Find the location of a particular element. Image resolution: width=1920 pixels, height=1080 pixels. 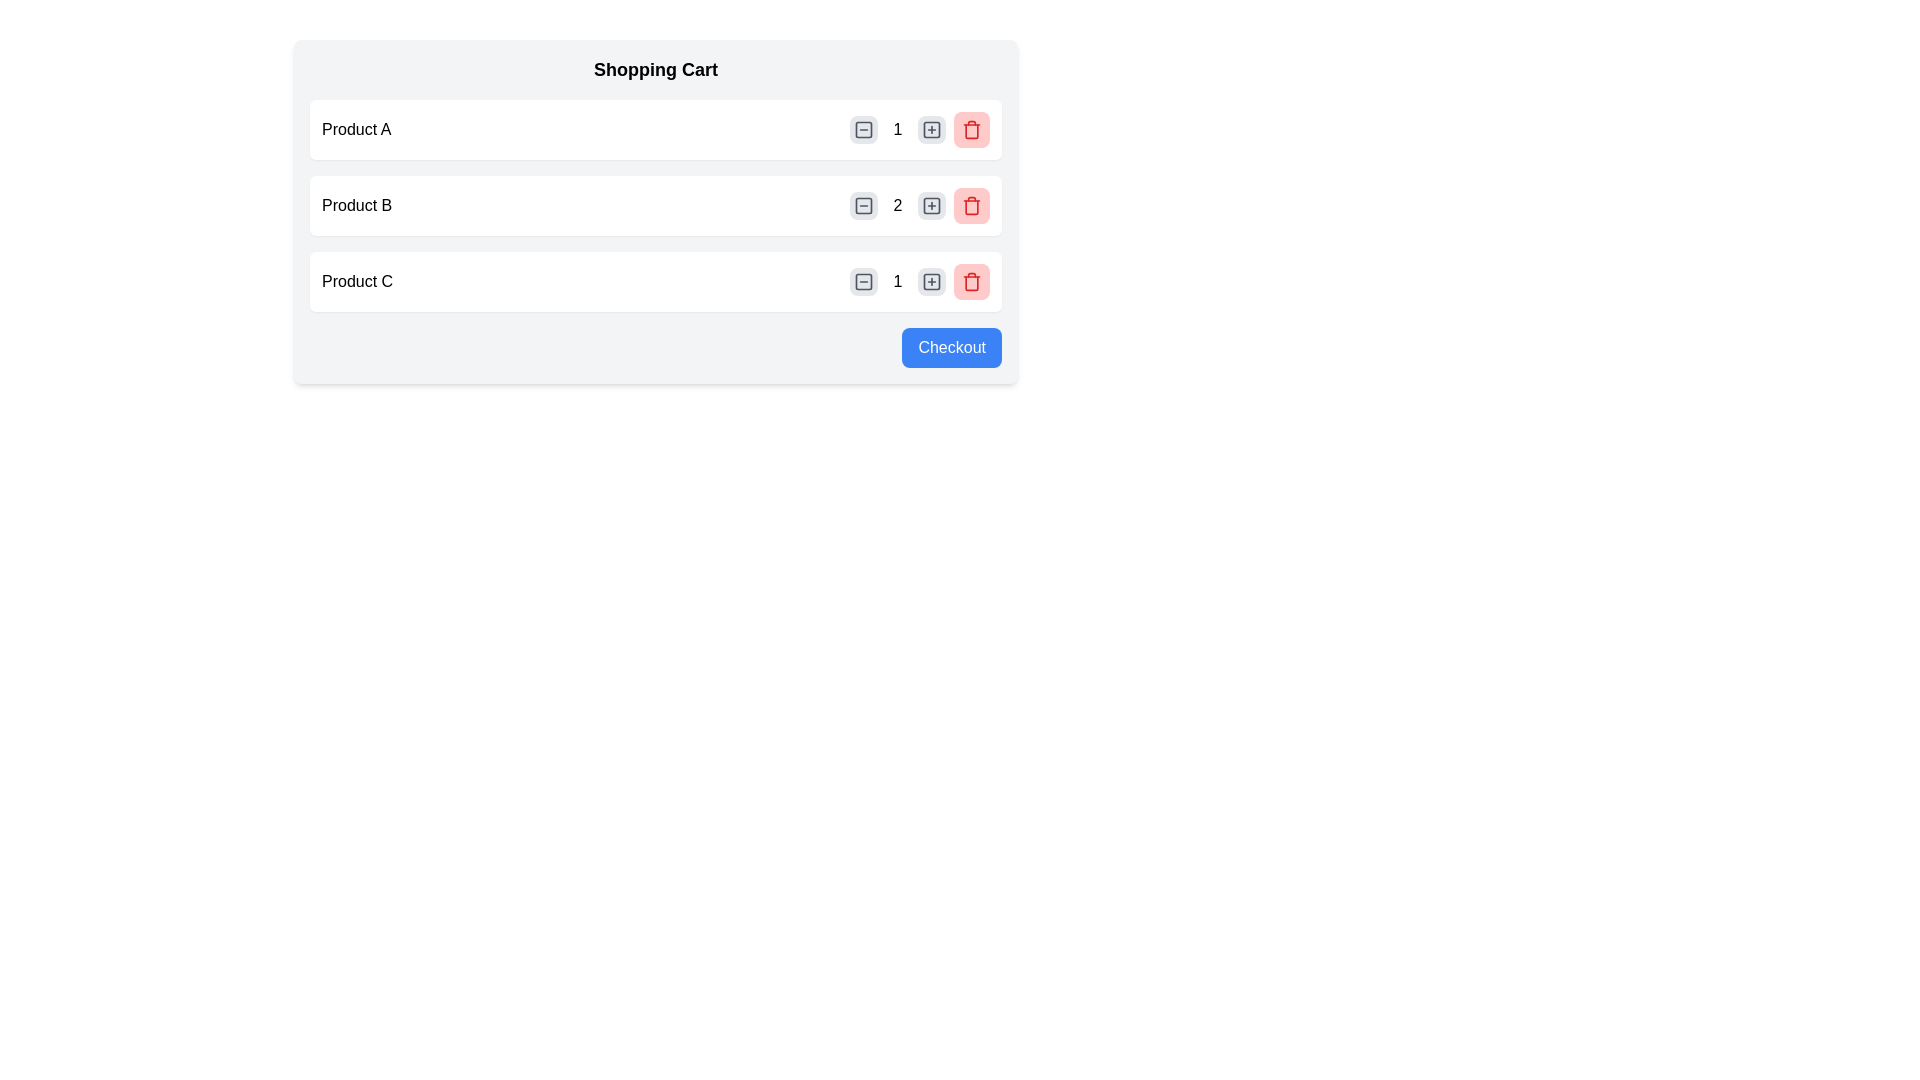

the delete button located on the rightmost side of the second product entry in the shopping cart interface, adjacent to the number '2' representing the product quantity is located at coordinates (971, 205).